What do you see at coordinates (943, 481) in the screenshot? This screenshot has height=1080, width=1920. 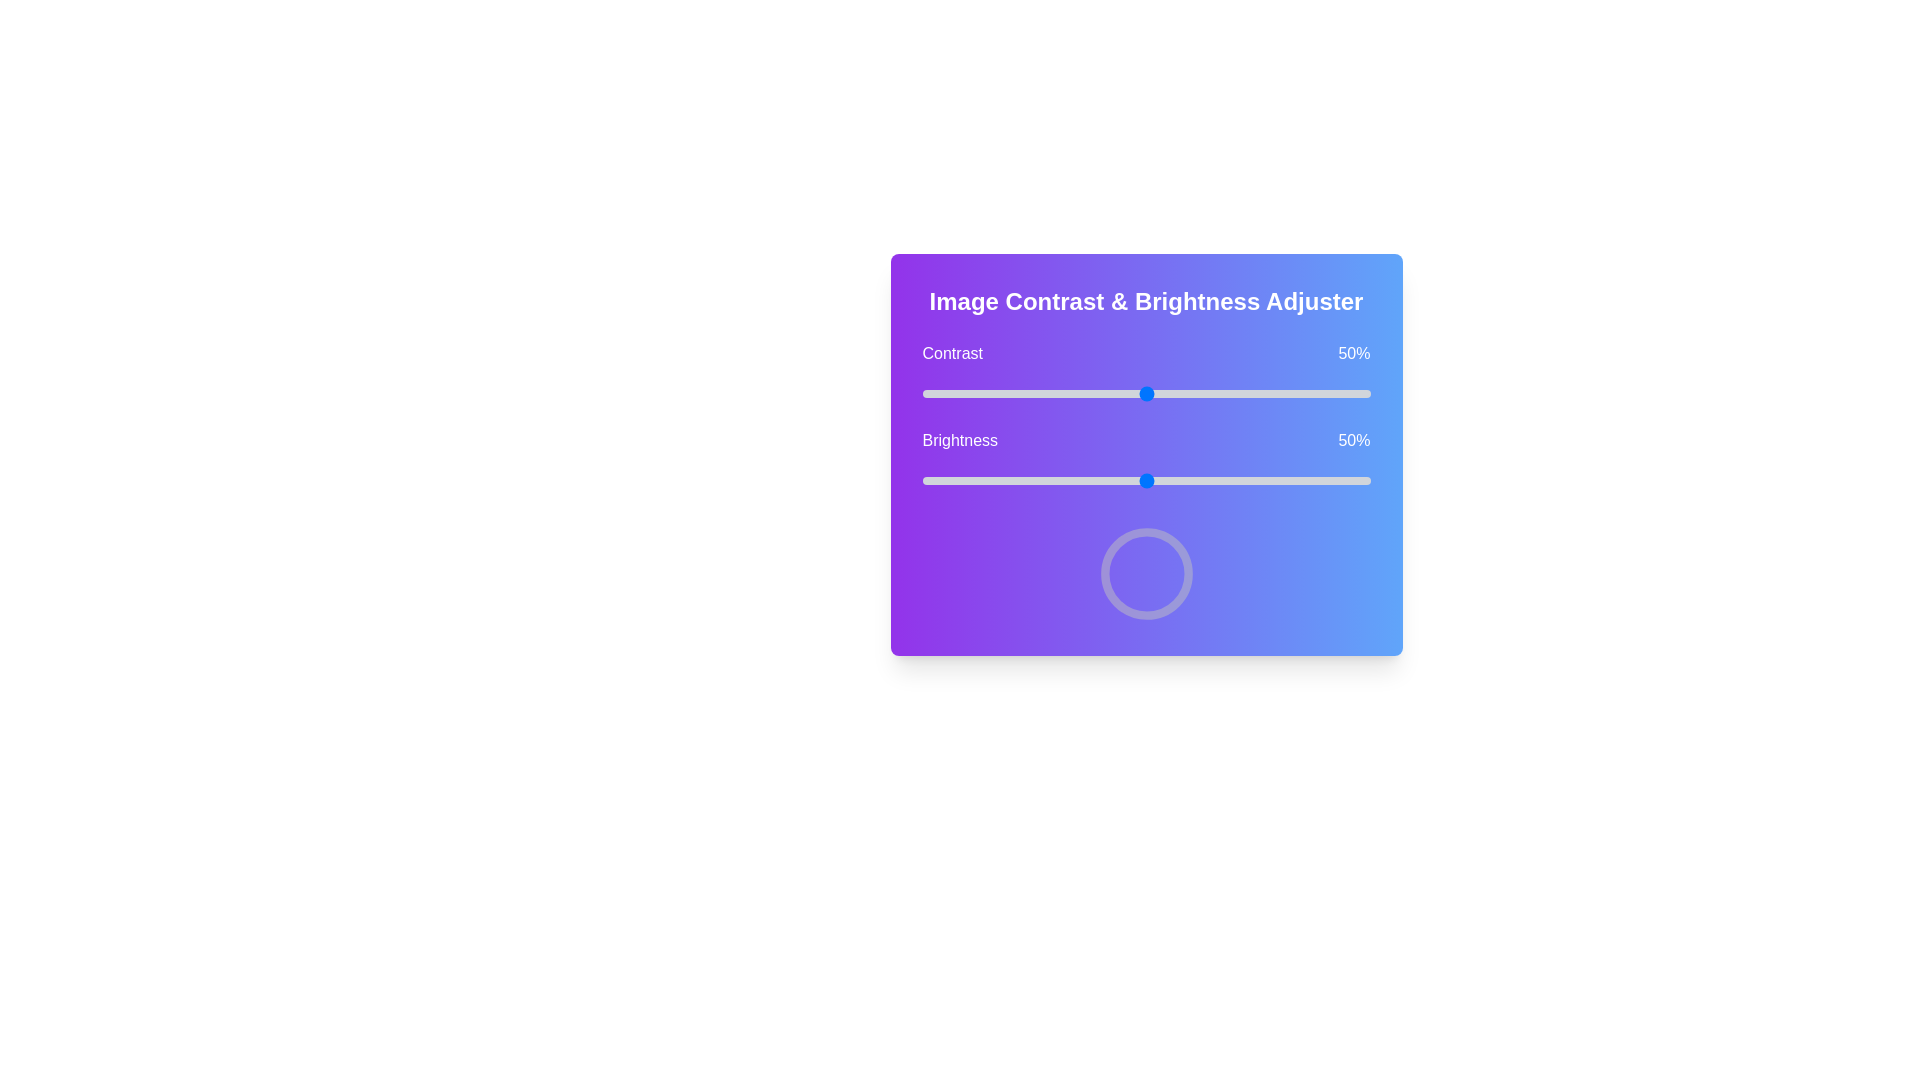 I see `the brightness slider to 5%` at bounding box center [943, 481].